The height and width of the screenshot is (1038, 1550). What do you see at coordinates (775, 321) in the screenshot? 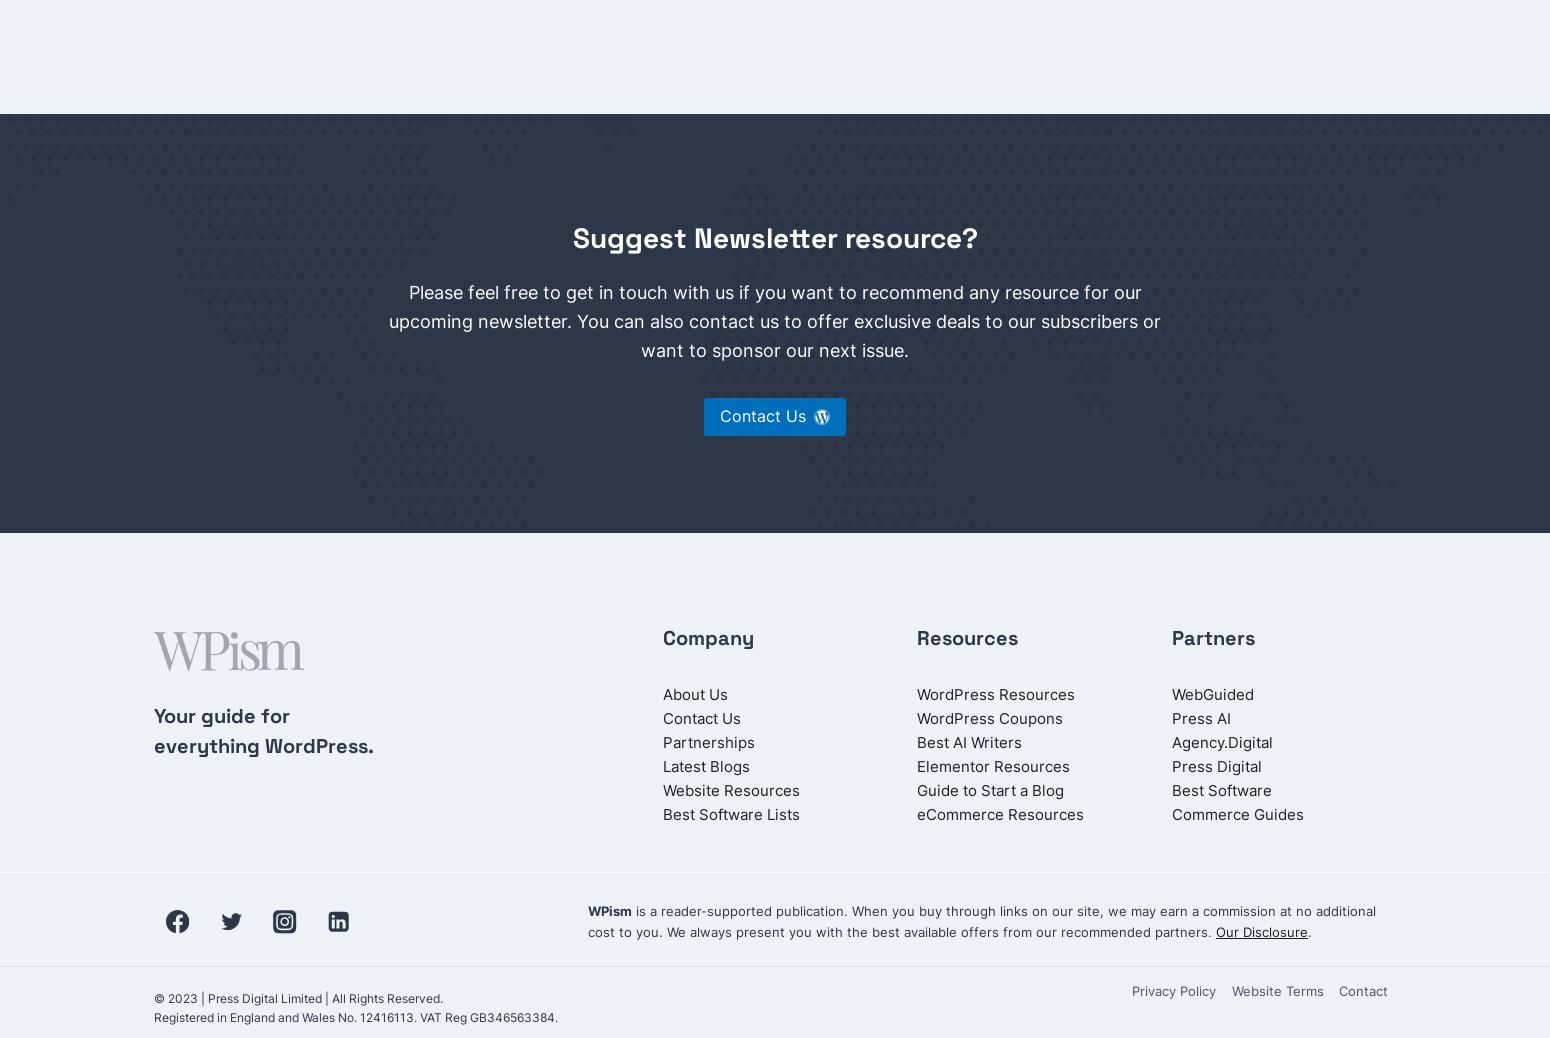
I see `'Please feel free to get in touch with us if you want to recommend any resource for our upcoming newsletter. You can also contact us to offer exclusive deals to our subscribers or want to sponsor our next issue.'` at bounding box center [775, 321].